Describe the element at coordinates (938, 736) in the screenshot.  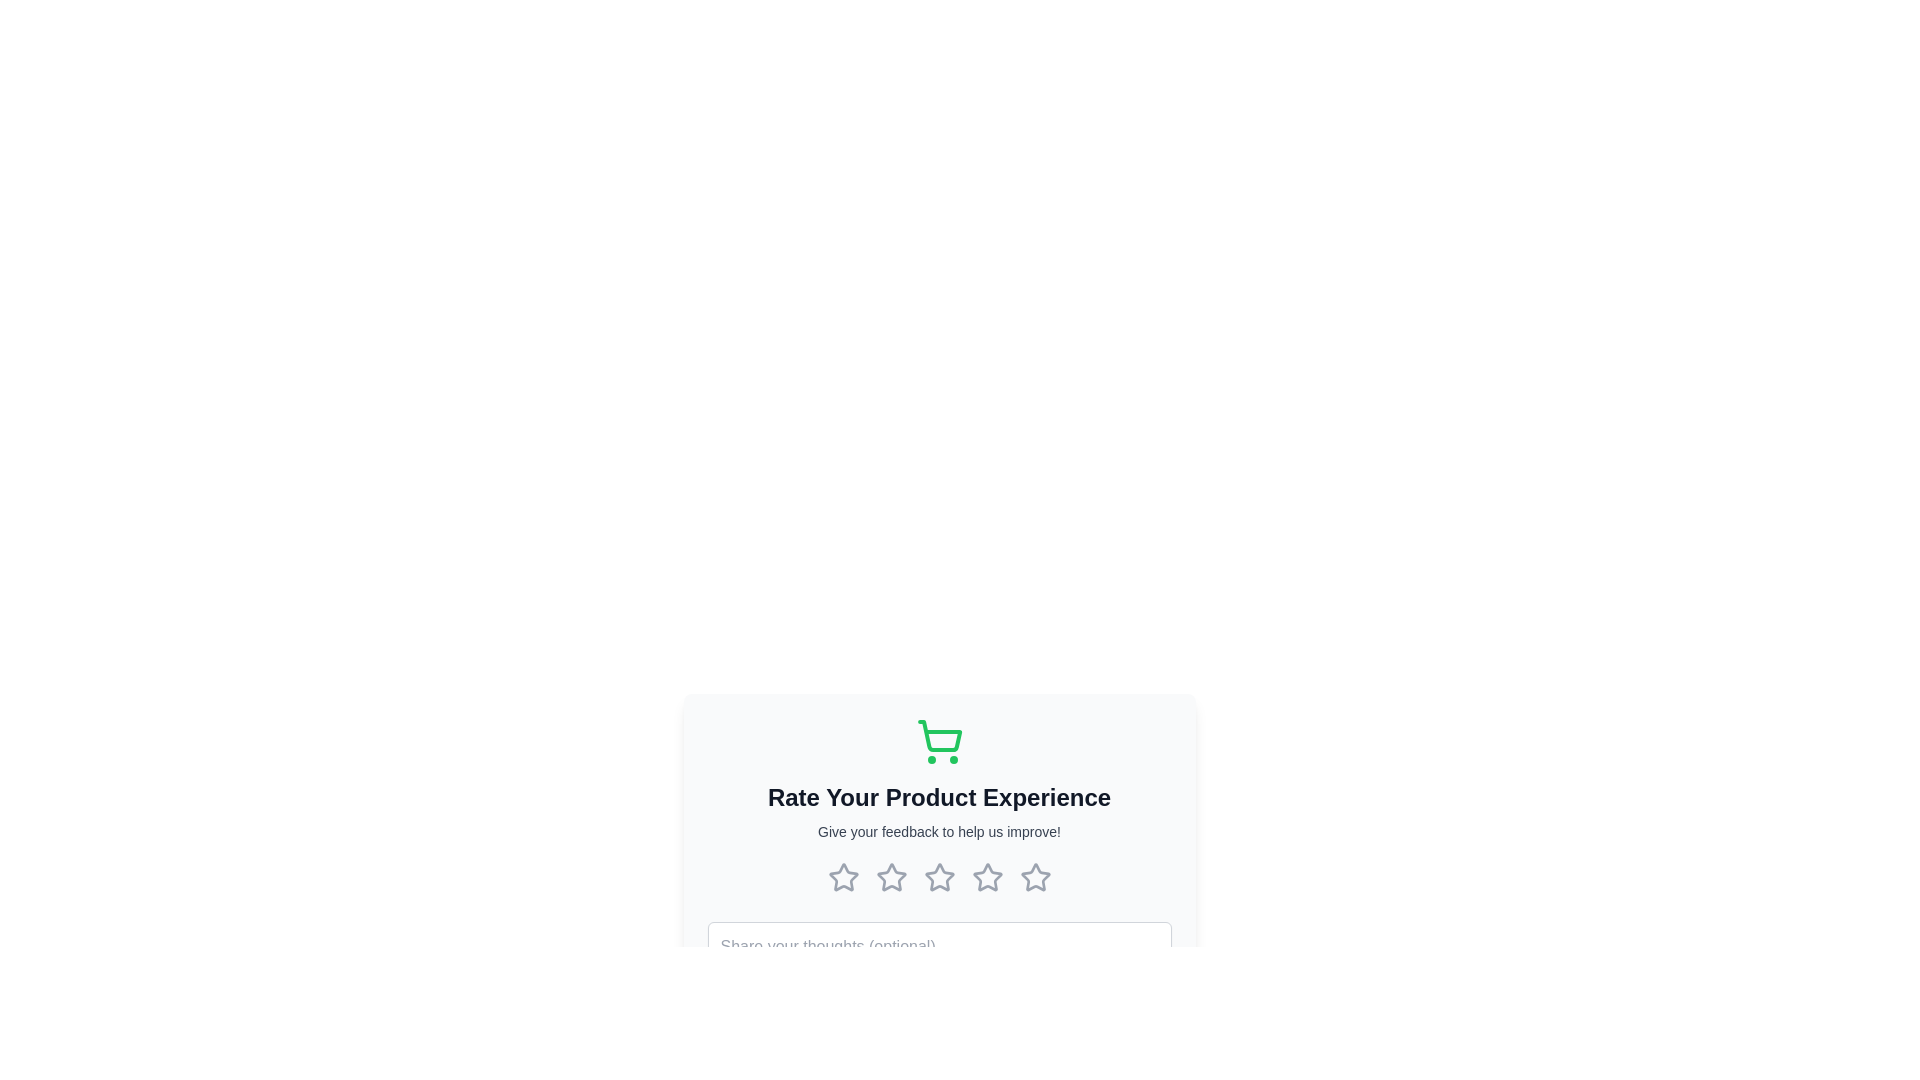
I see `the shopping cart icon, which is green and located near the top center of the layout, representing the main body of the icon` at that location.